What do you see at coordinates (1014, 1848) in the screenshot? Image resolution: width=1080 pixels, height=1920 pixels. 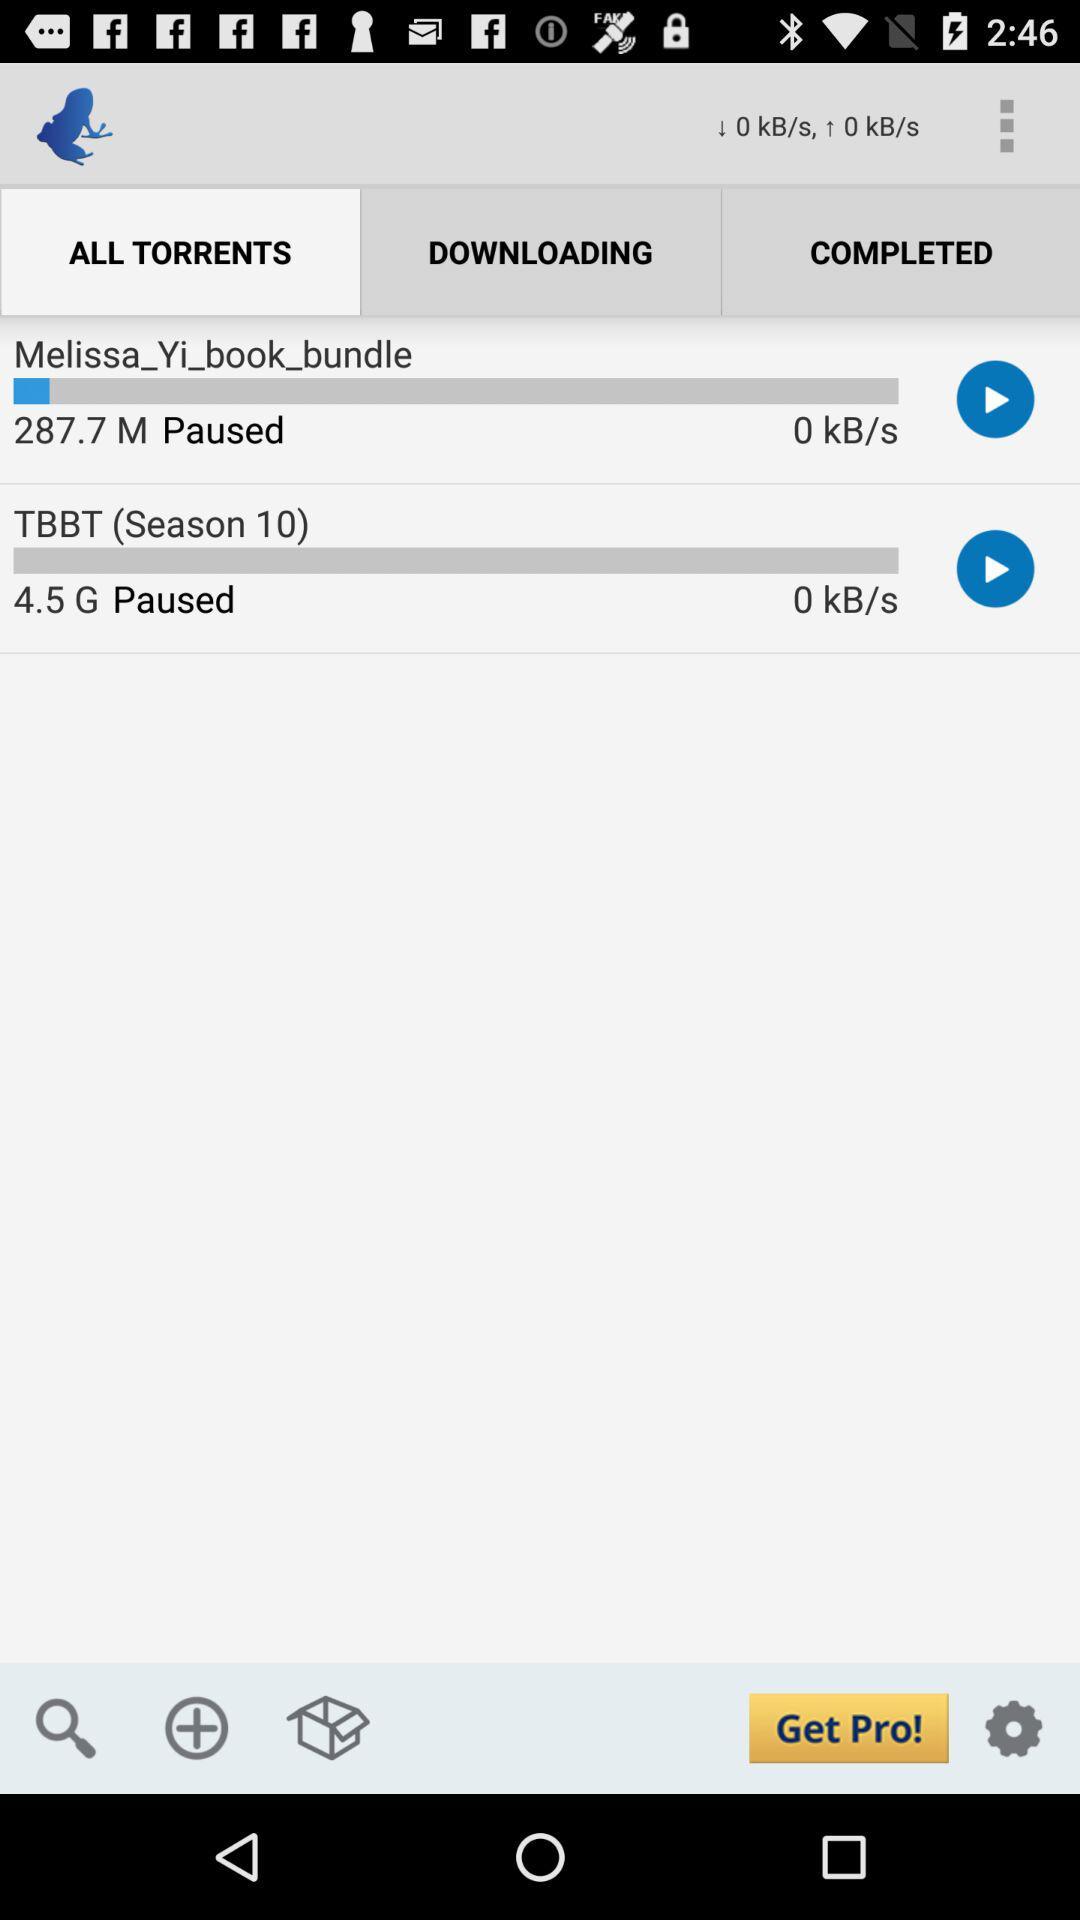 I see `the settings icon` at bounding box center [1014, 1848].